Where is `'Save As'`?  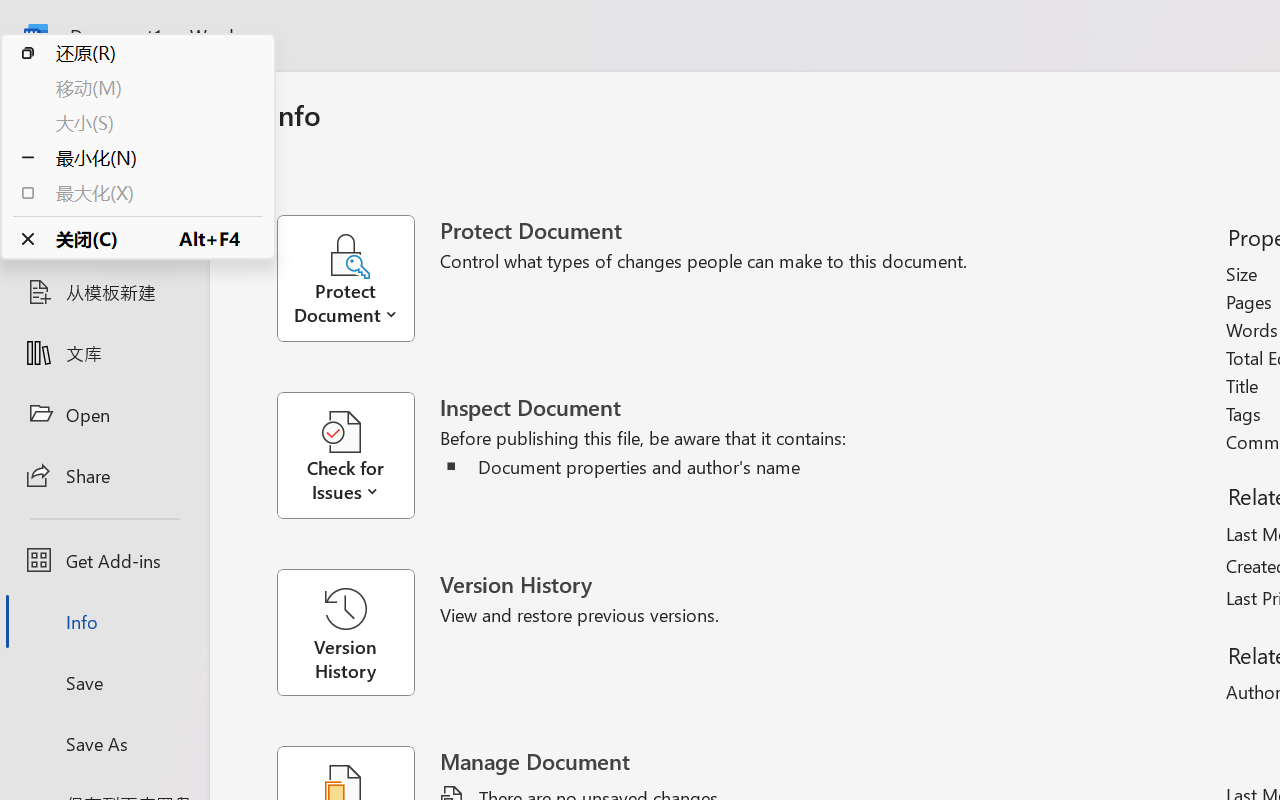
'Save As' is located at coordinates (103, 743).